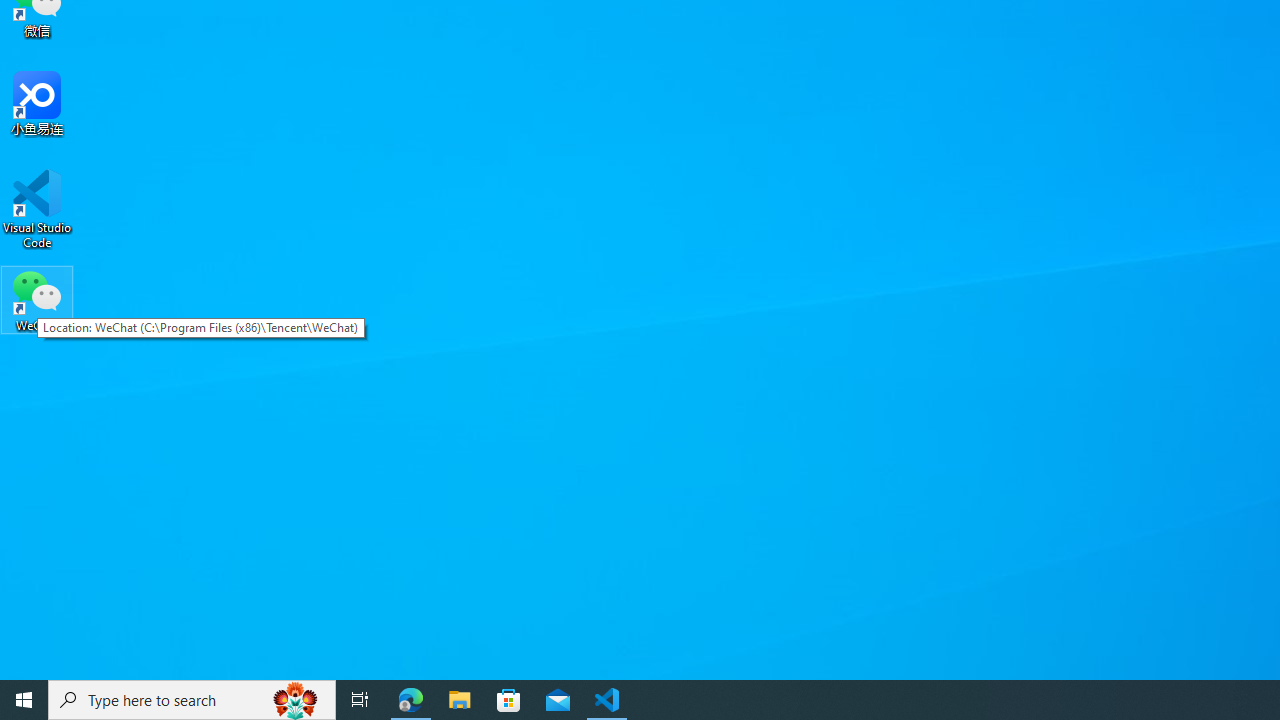 This screenshot has height=720, width=1280. I want to click on 'Task View', so click(359, 698).